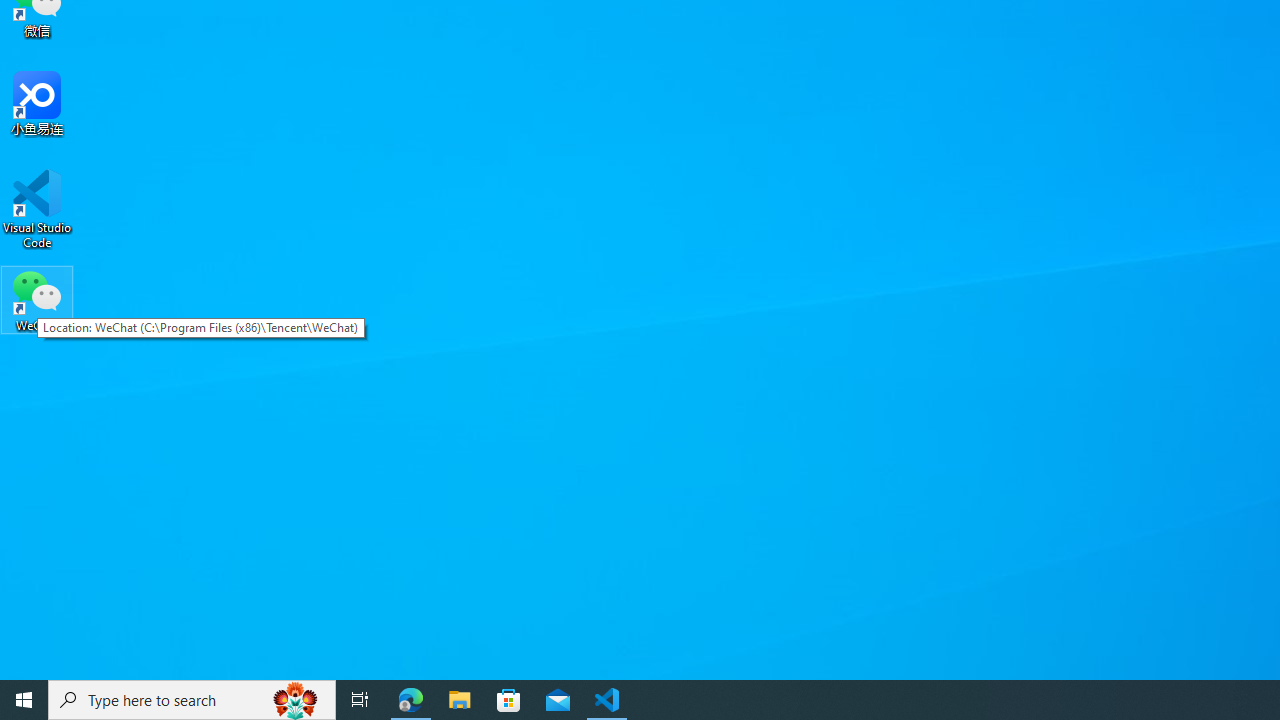 This screenshot has height=720, width=1280. I want to click on 'Task View', so click(359, 698).